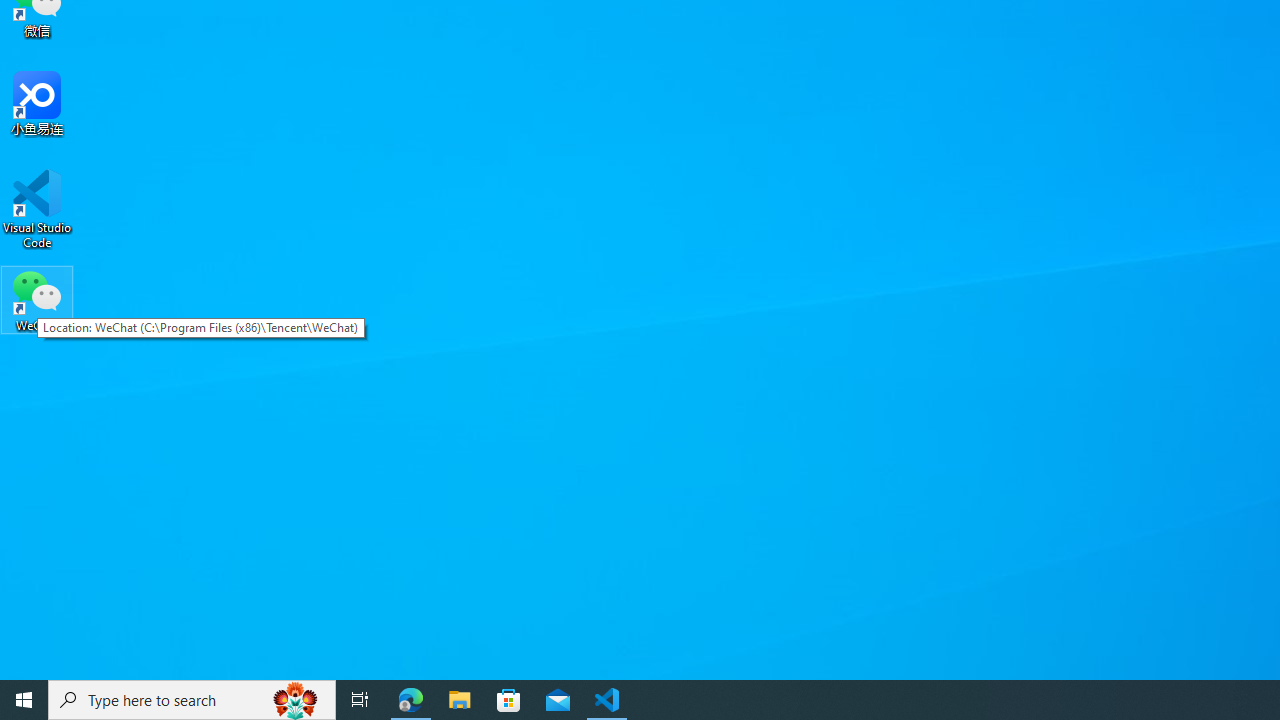 This screenshot has height=720, width=1280. I want to click on 'Task View', so click(359, 698).